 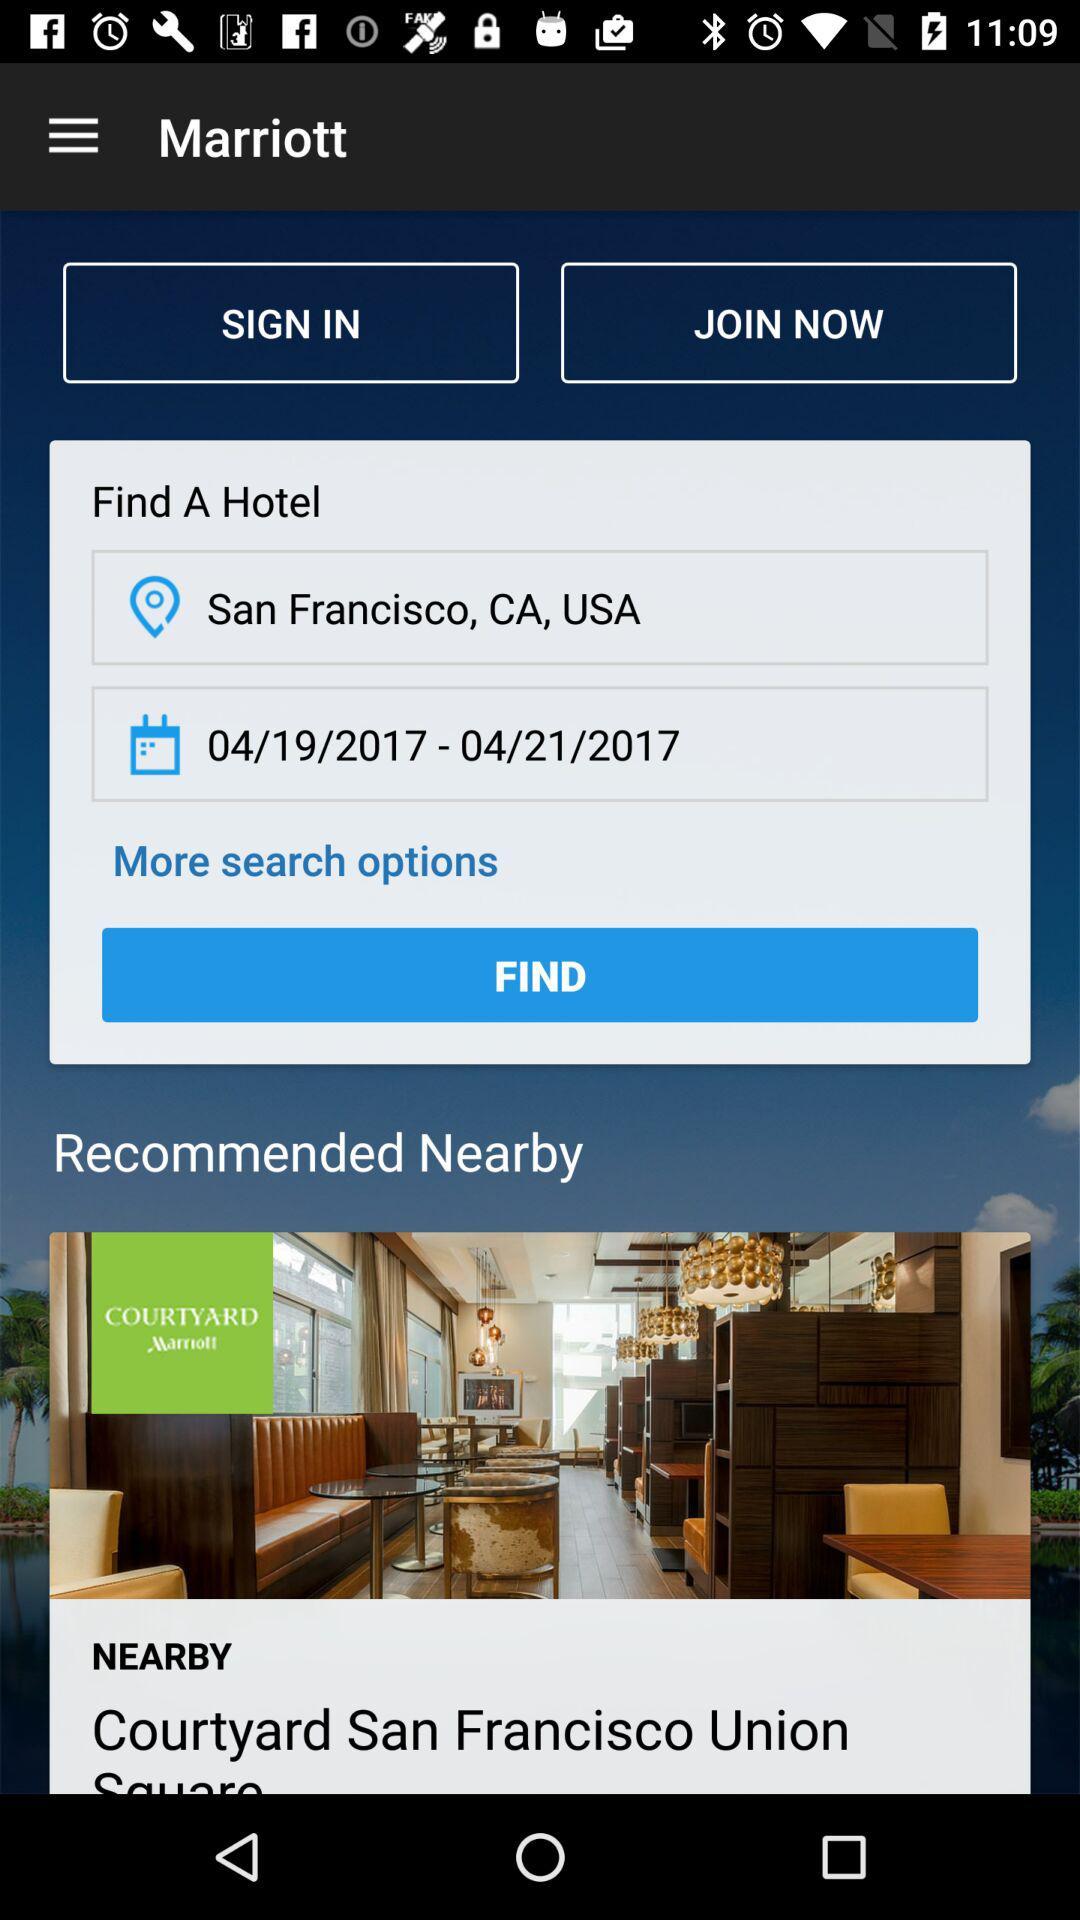 What do you see at coordinates (72, 135) in the screenshot?
I see `the icon to the left of the marriott icon` at bounding box center [72, 135].